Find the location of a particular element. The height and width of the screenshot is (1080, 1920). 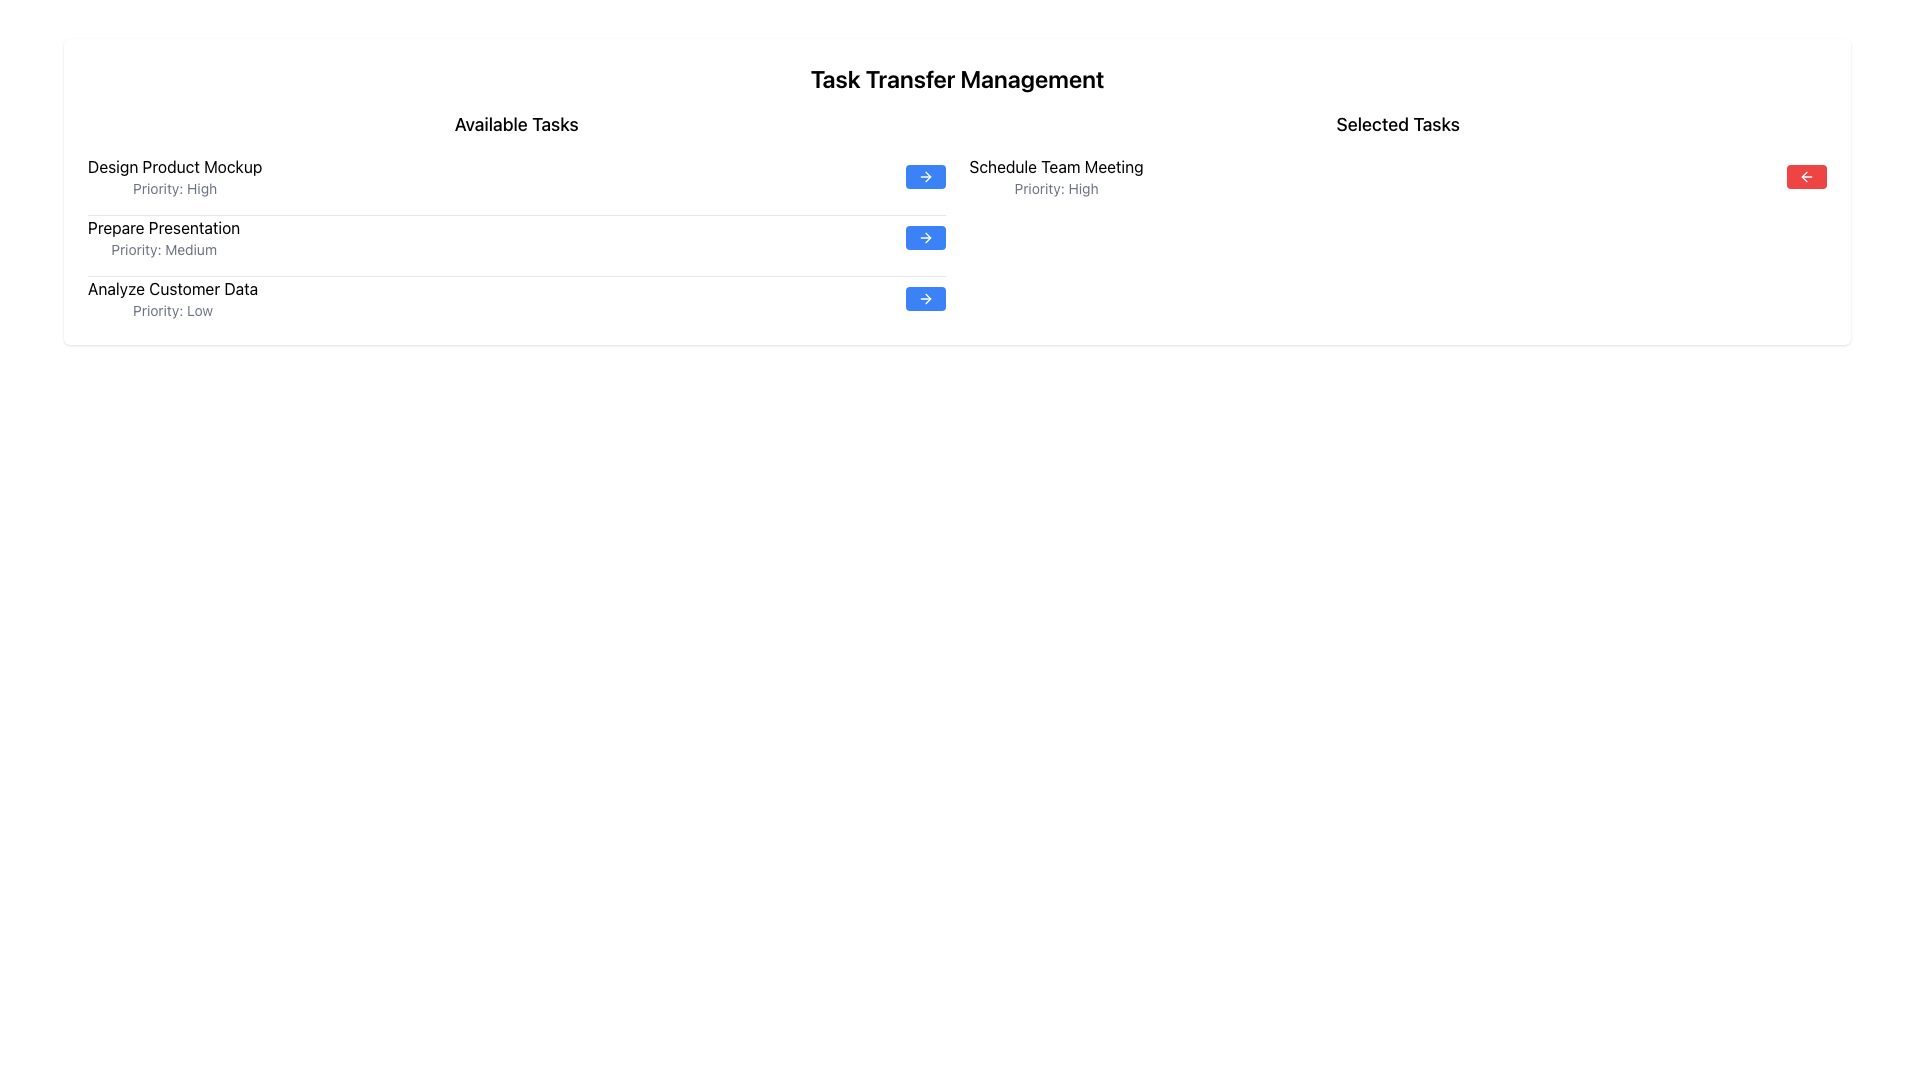

the prominent 'Available Tasks' label styled as large, bold text located at the top of the left panel in the Task Transfer Management layout is located at coordinates (516, 124).